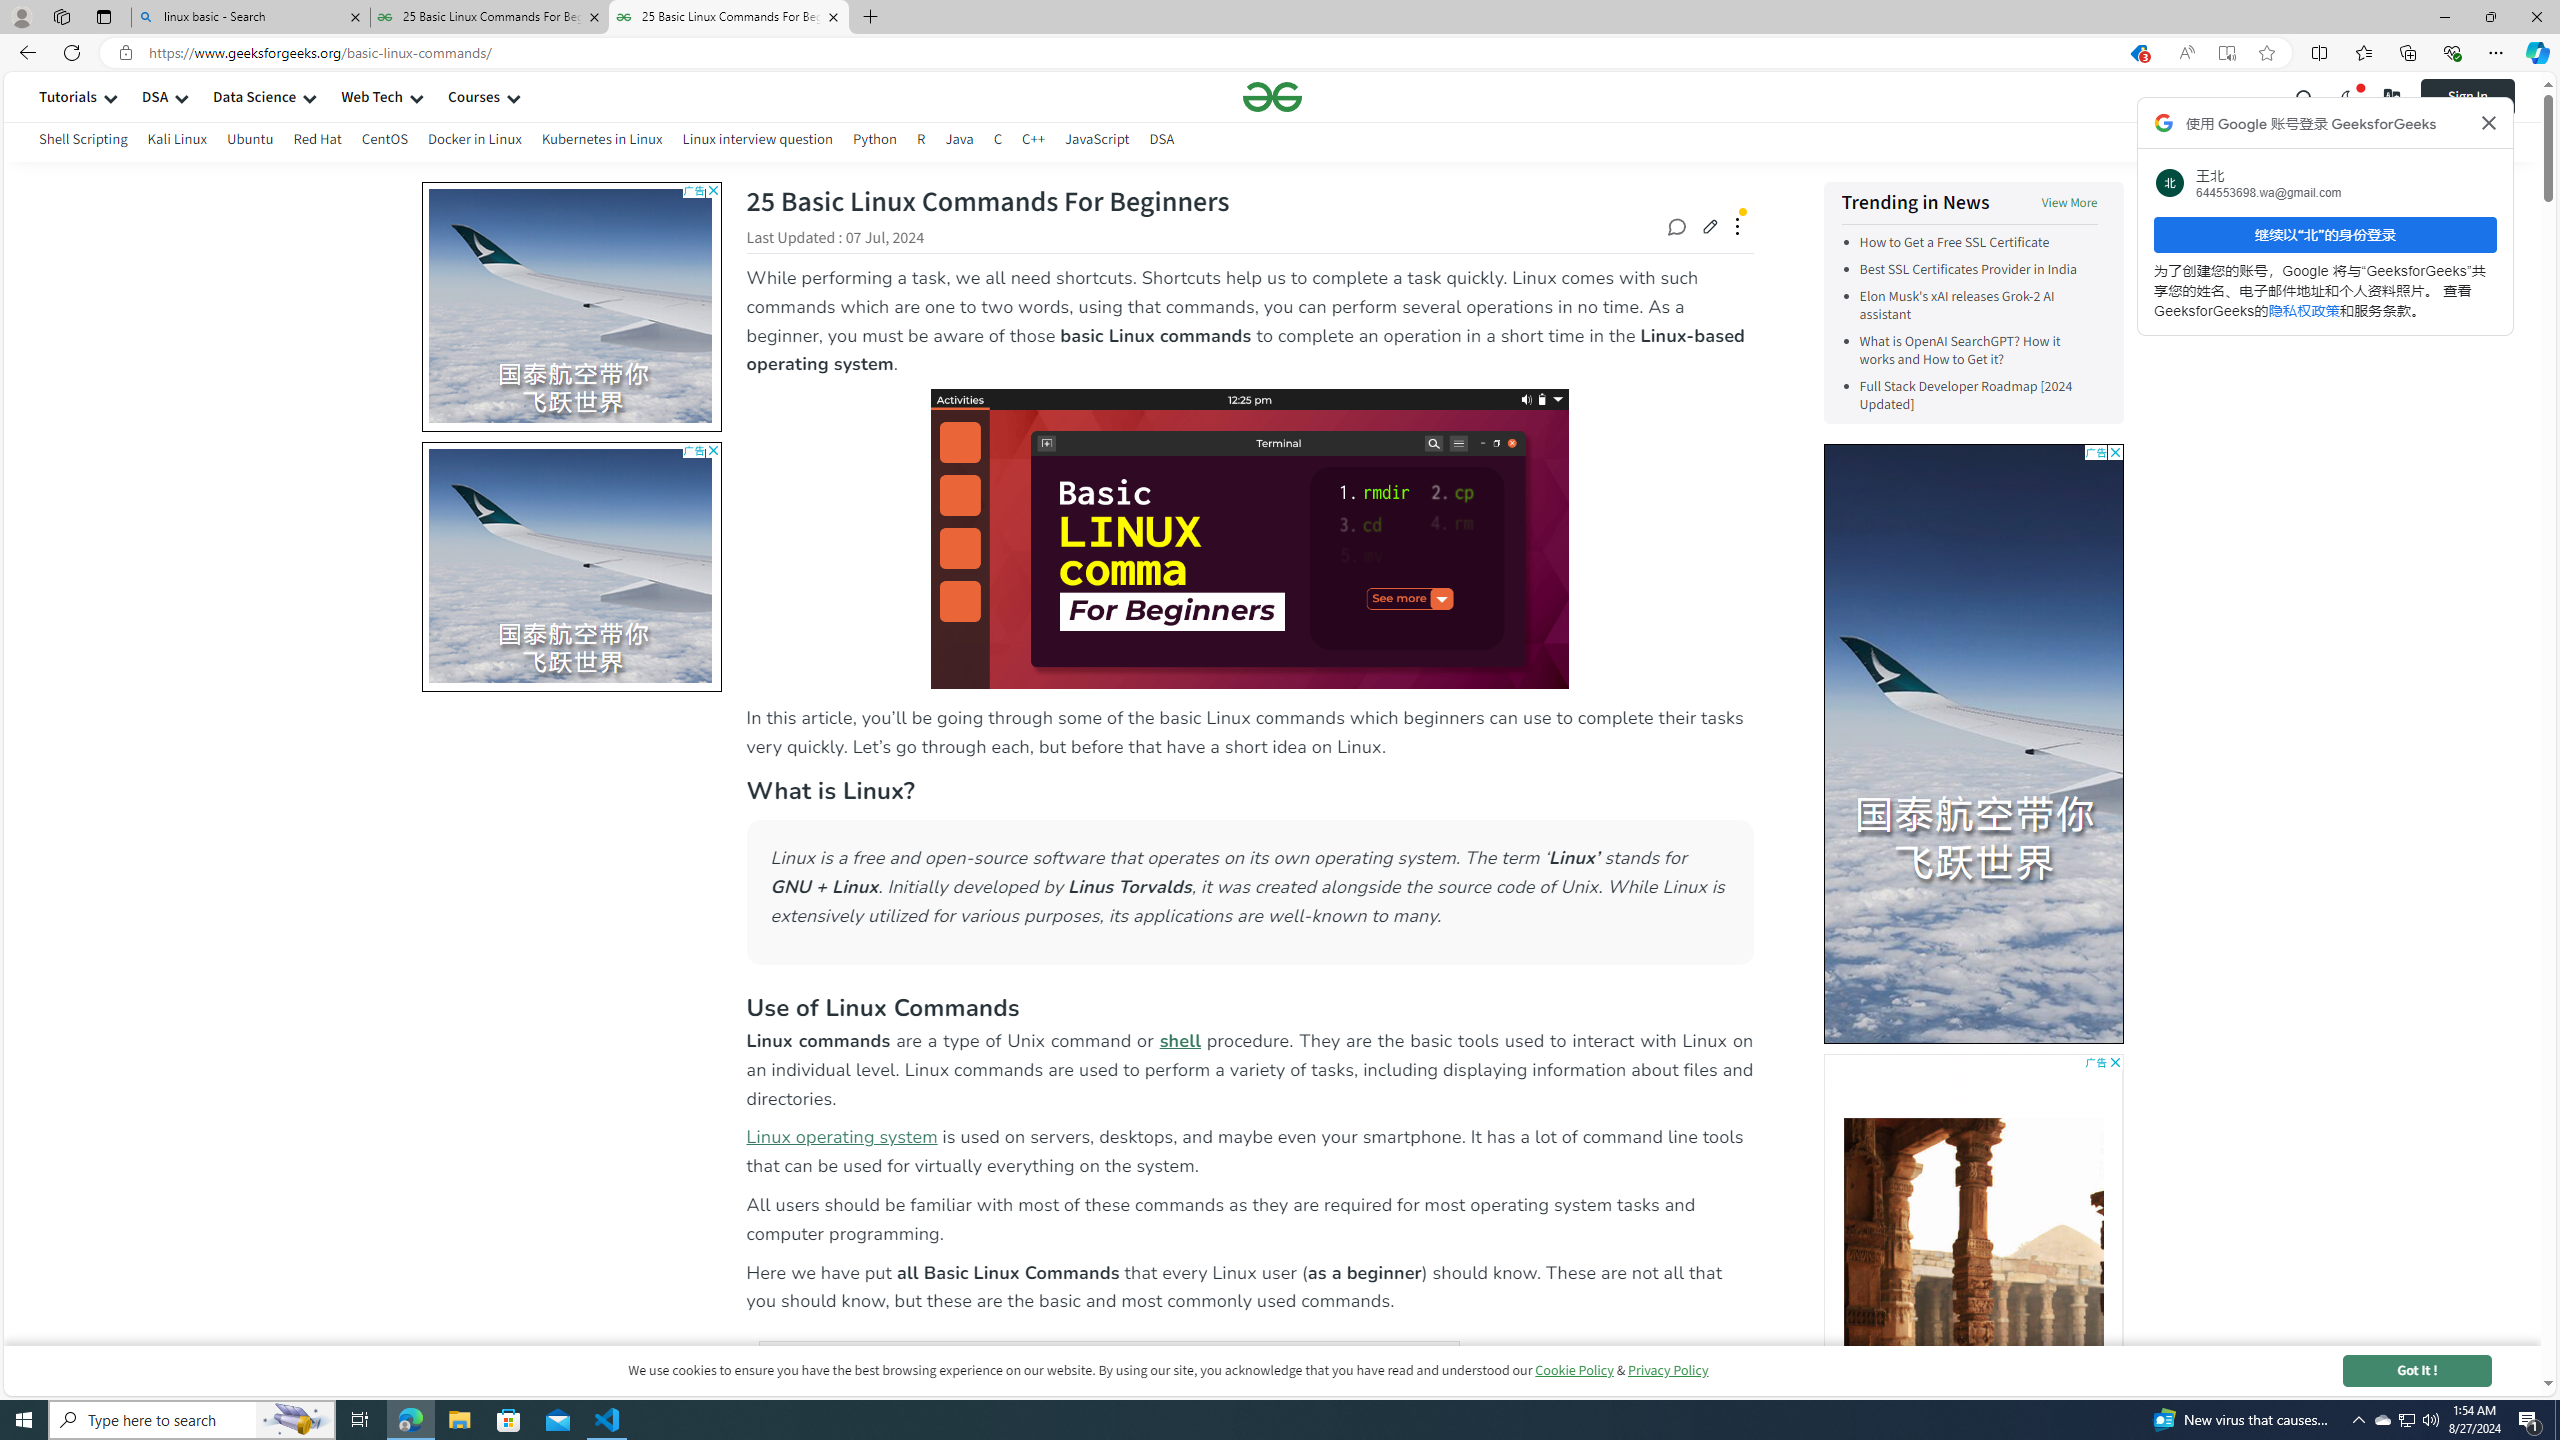 The width and height of the screenshot is (2560, 1440). Describe the element at coordinates (2226, 53) in the screenshot. I see `'Enter Immersive Reader (F9)'` at that location.